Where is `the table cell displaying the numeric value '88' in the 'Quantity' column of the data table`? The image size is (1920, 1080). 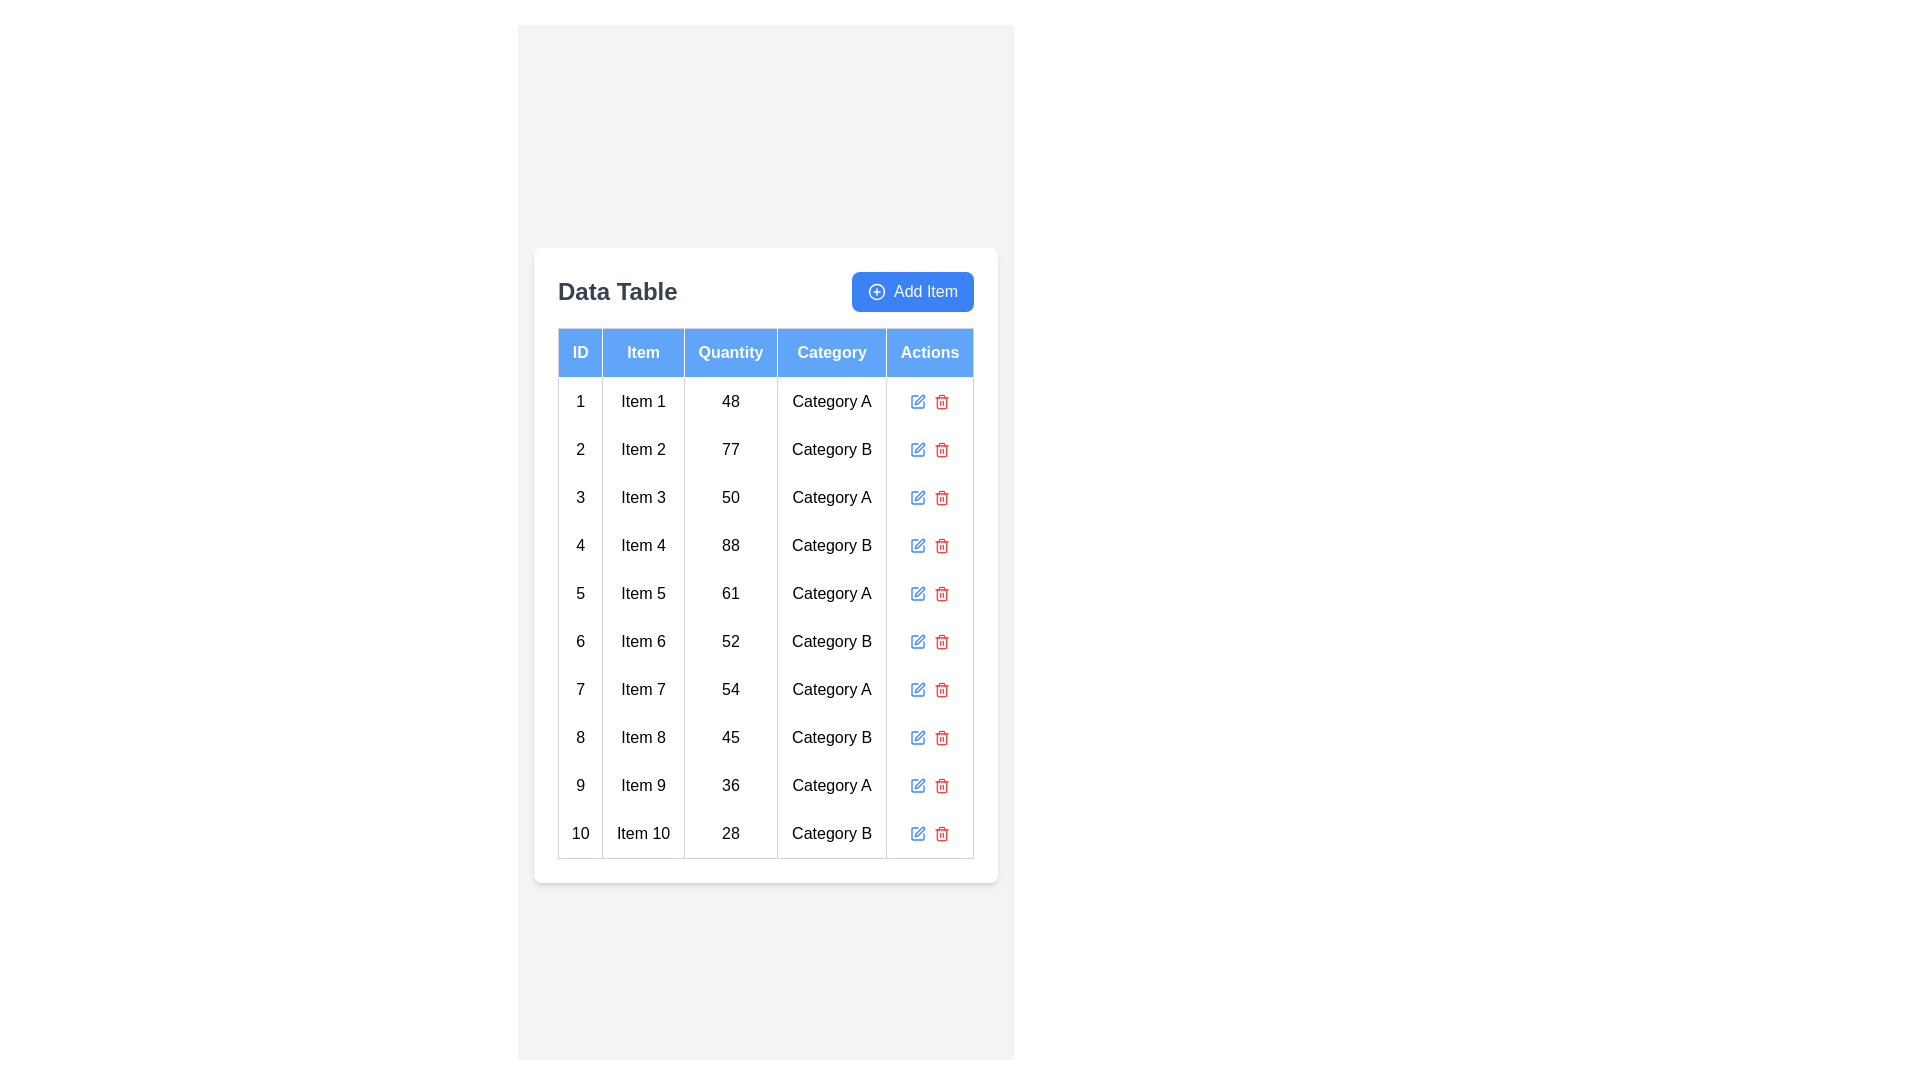 the table cell displaying the numeric value '88' in the 'Quantity' column of the data table is located at coordinates (729, 545).